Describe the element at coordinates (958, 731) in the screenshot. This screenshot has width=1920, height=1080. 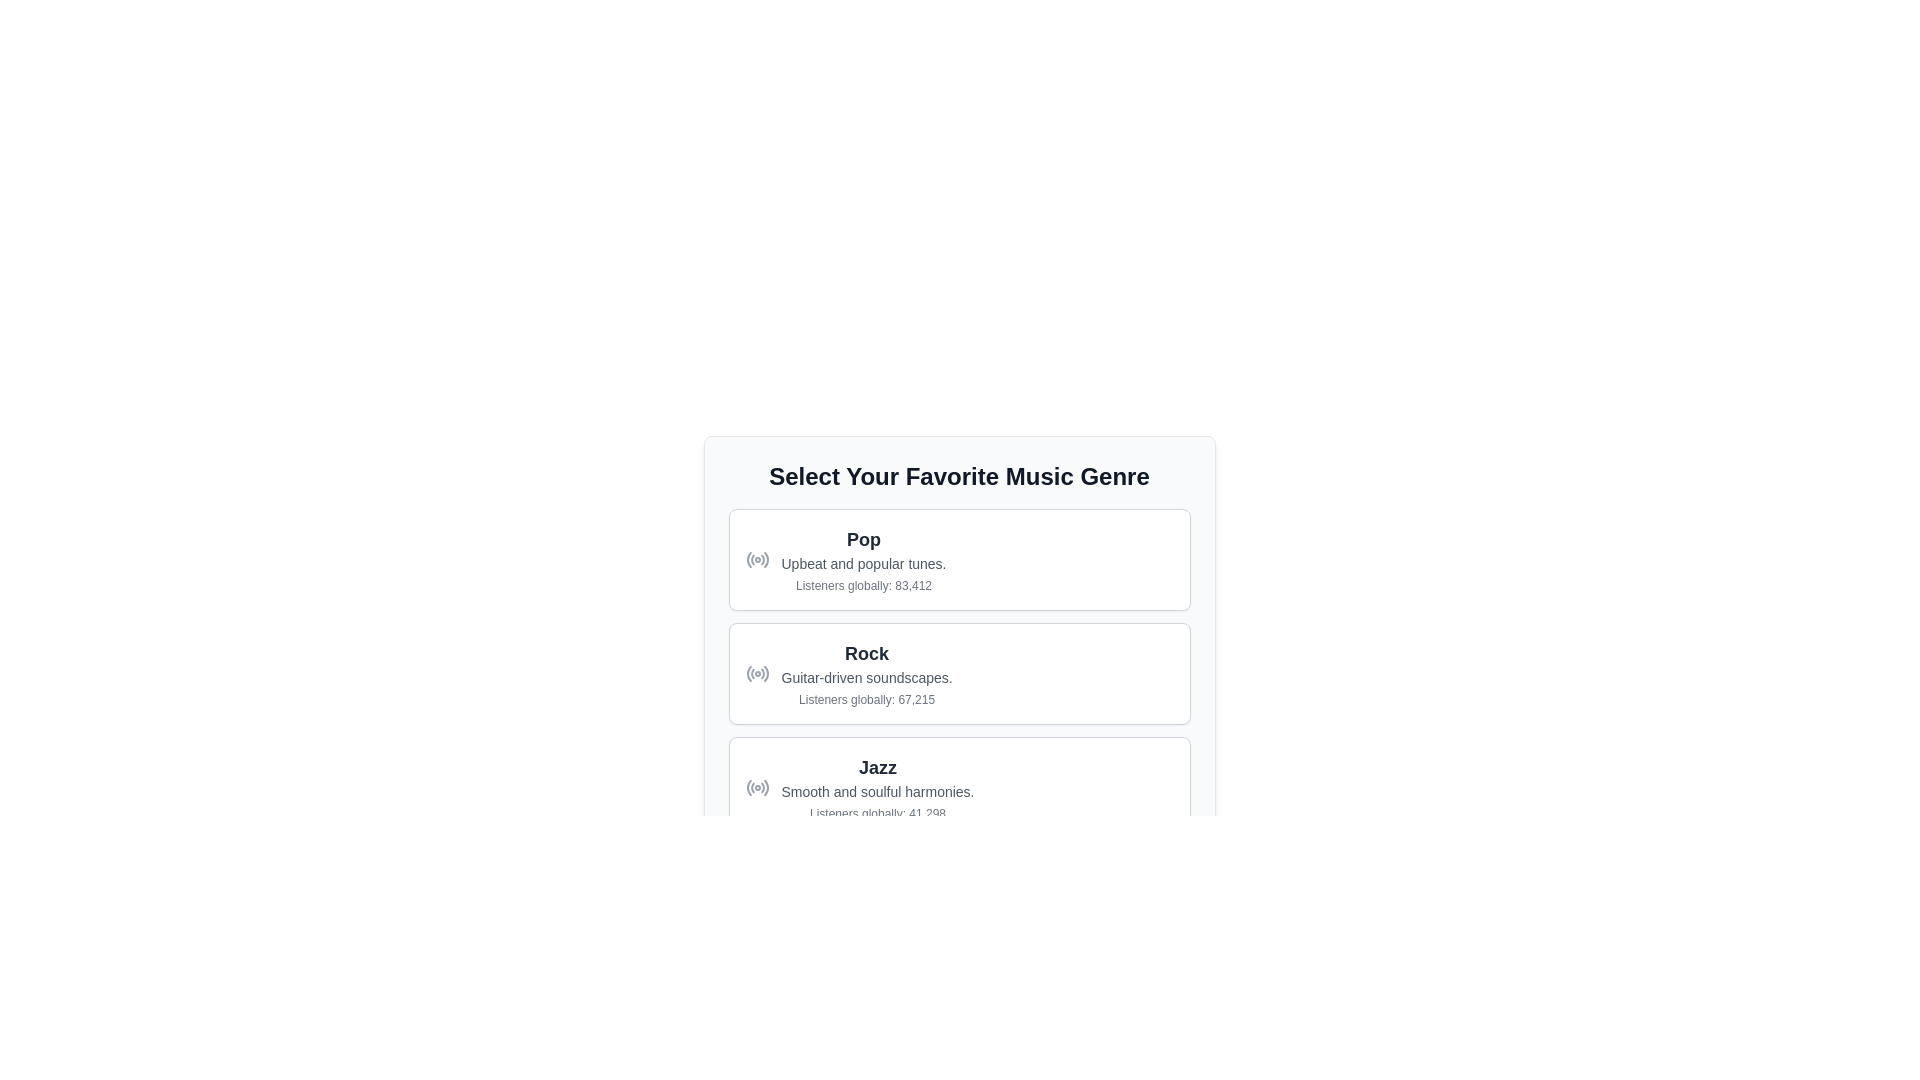
I see `details of each genre block within the list of music genres presented below the title 'Select Your Favorite Music Genre.'` at that location.